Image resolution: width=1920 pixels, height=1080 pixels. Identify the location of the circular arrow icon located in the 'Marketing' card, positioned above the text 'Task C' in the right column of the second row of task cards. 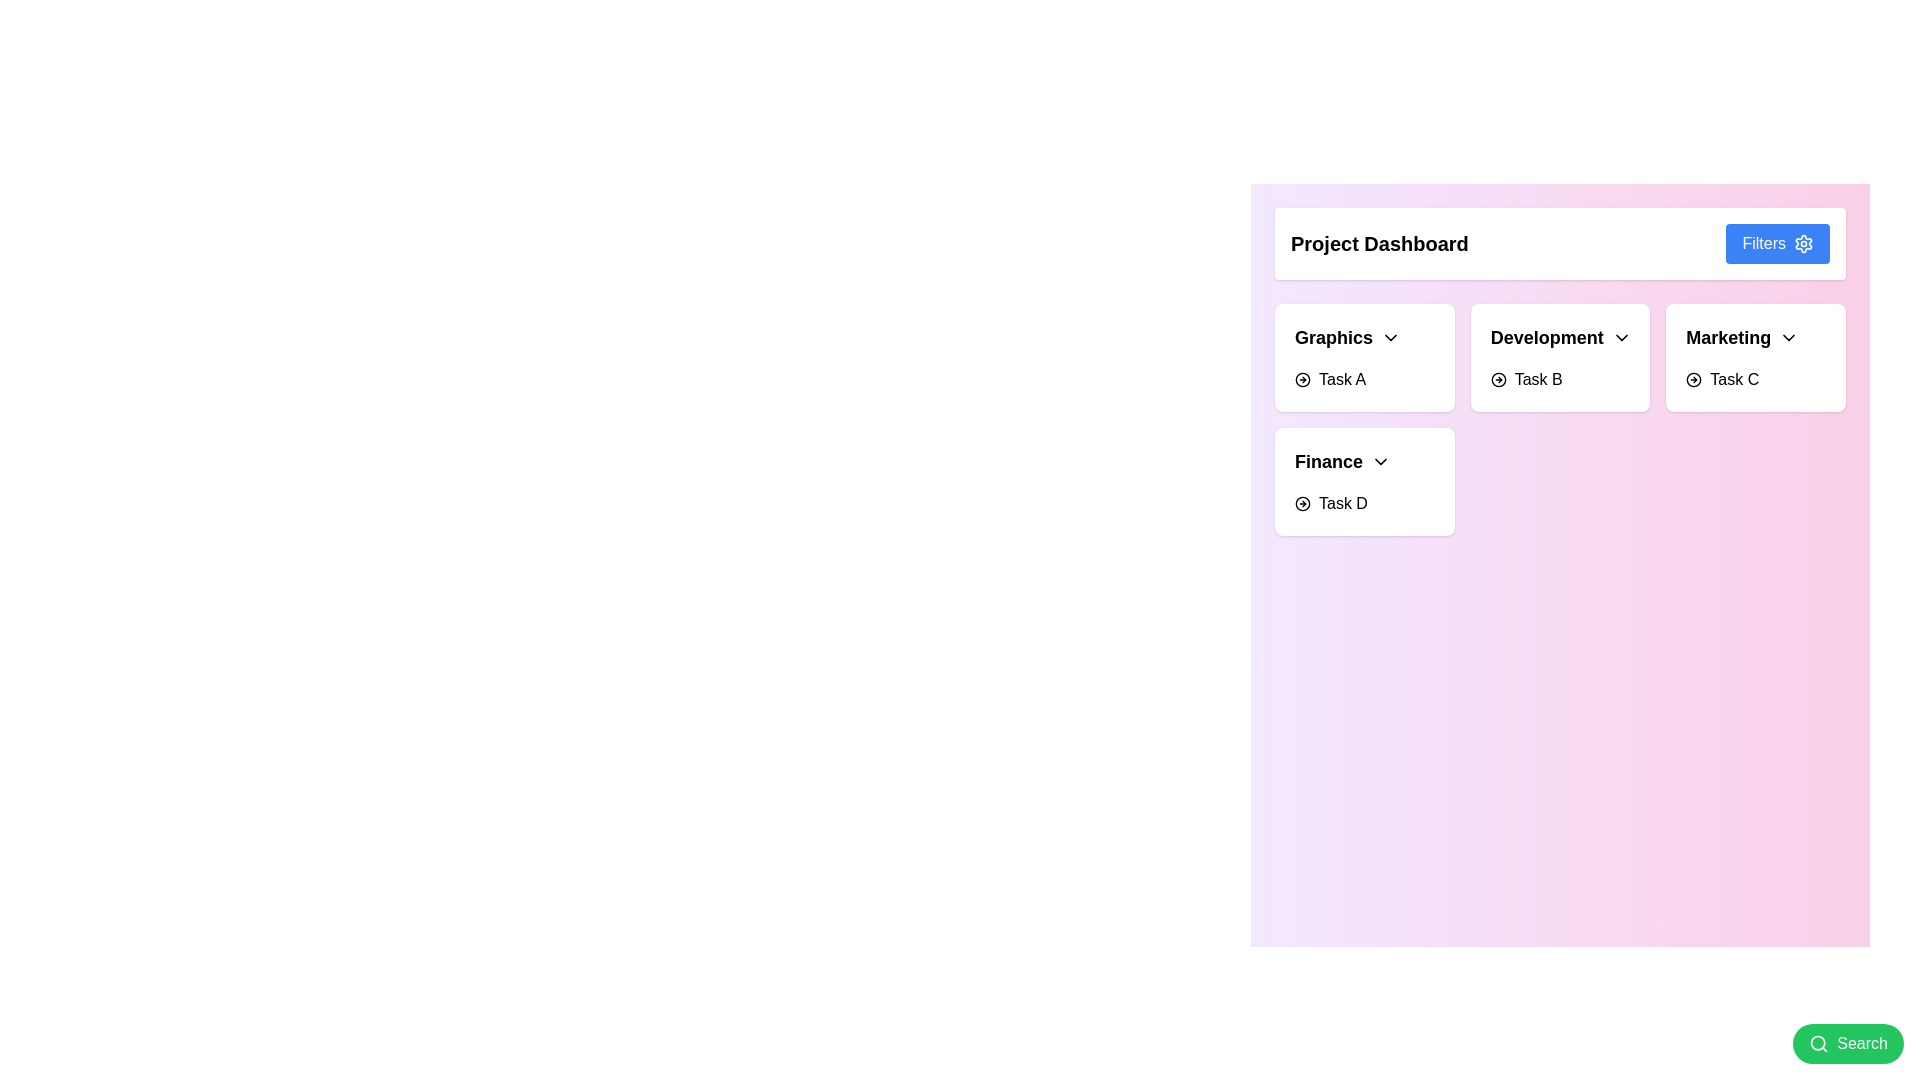
(1693, 380).